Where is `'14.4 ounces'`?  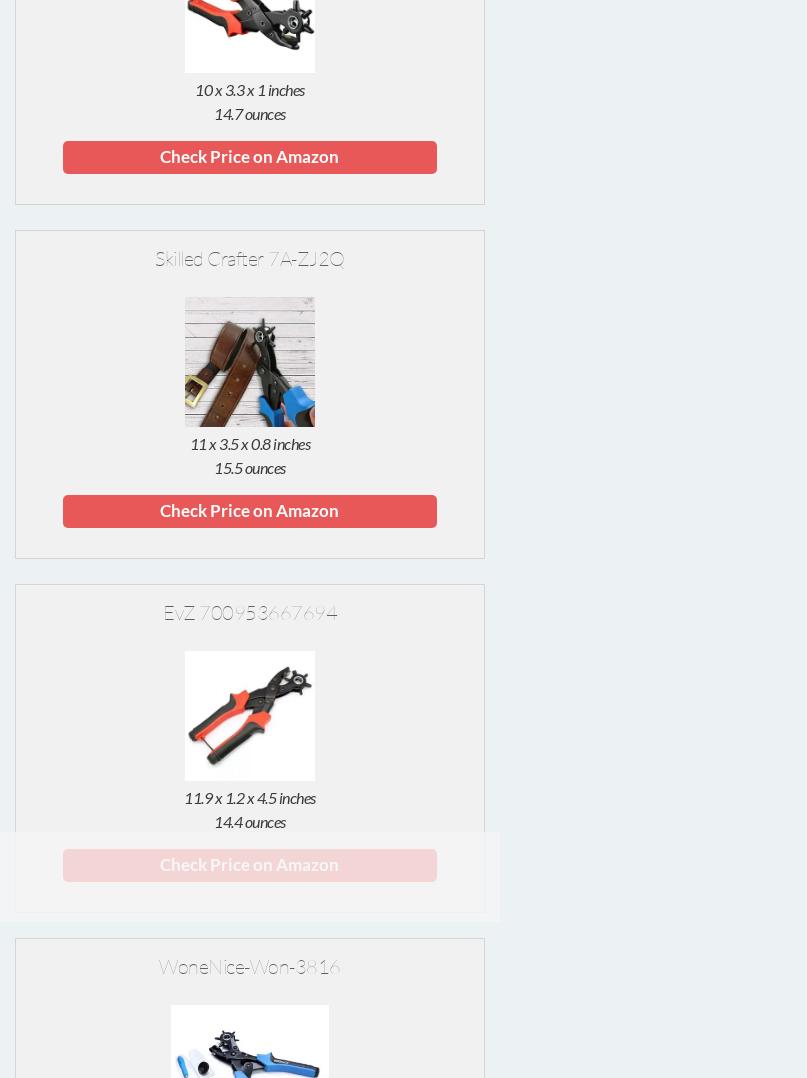 '14.4 ounces' is located at coordinates (248, 821).